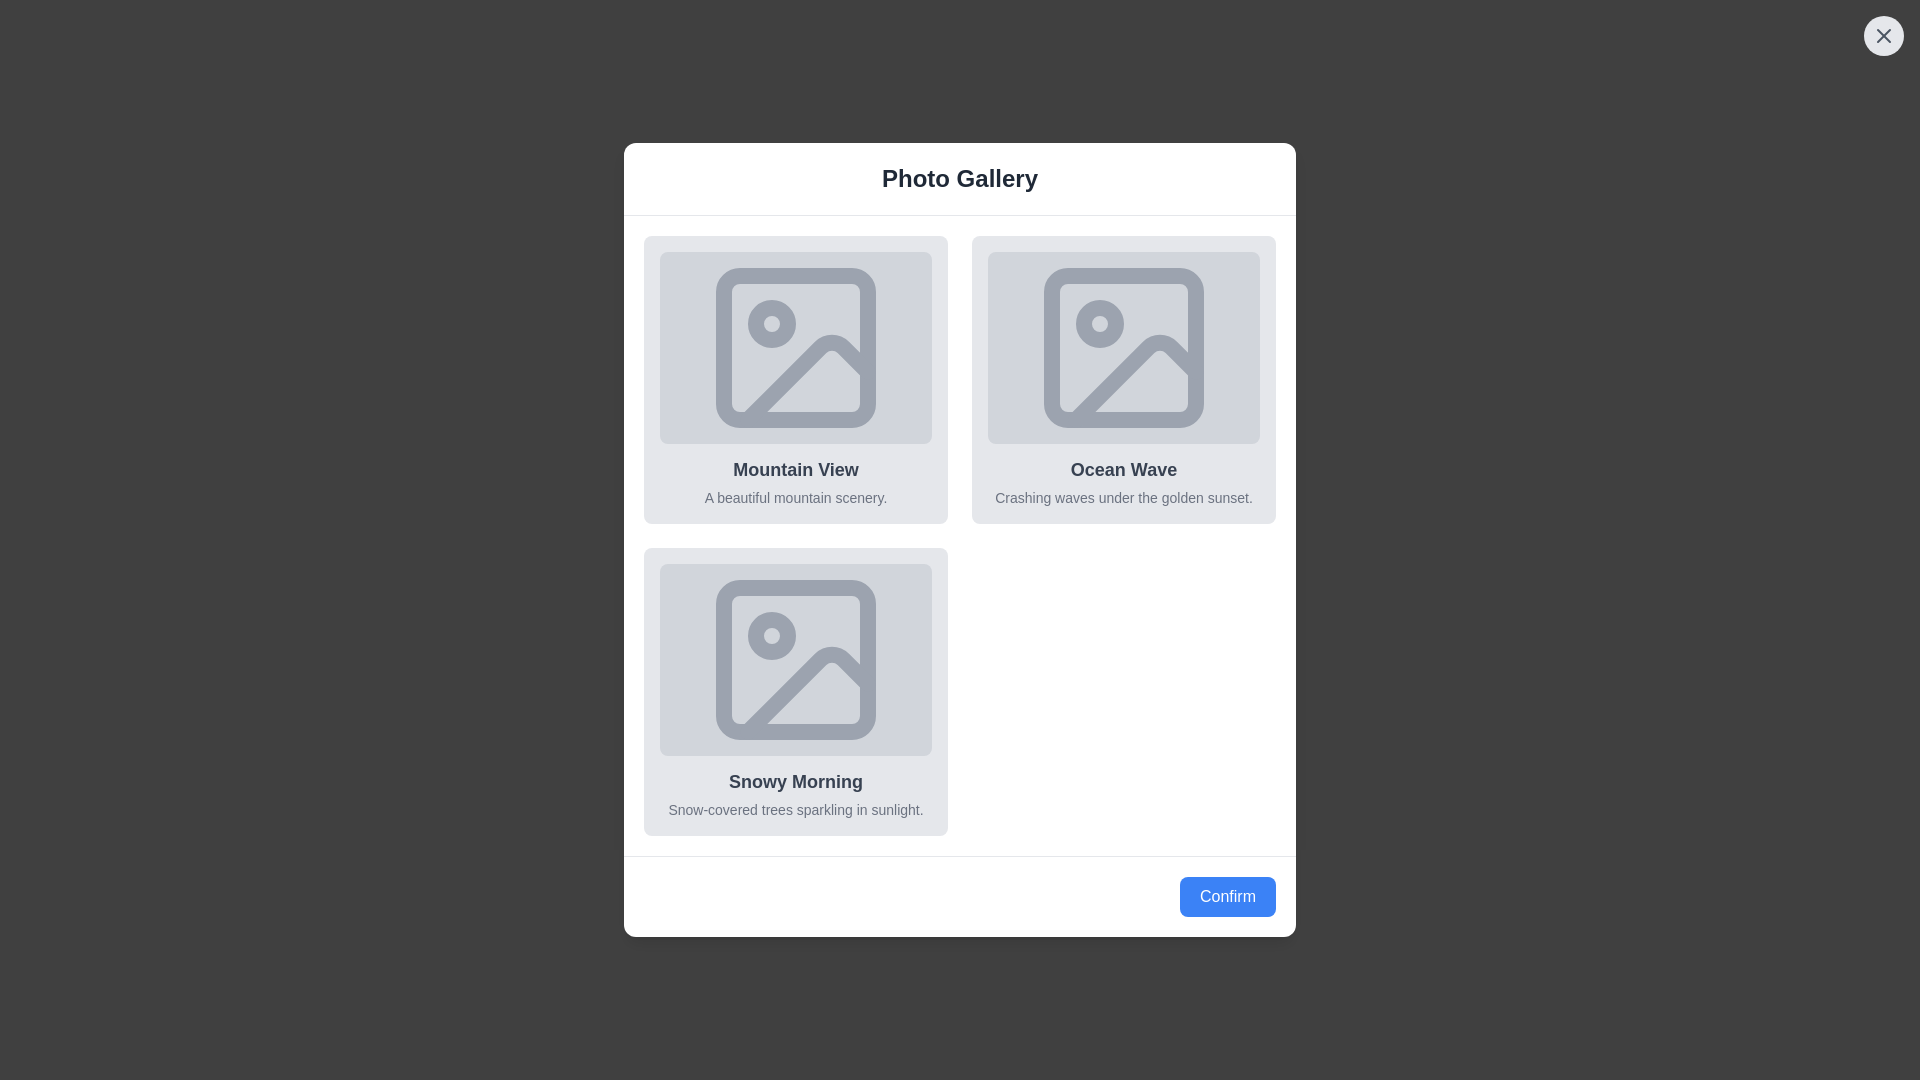 Image resolution: width=1920 pixels, height=1080 pixels. Describe the element at coordinates (1227, 896) in the screenshot. I see `the confirm button to proceed` at that location.